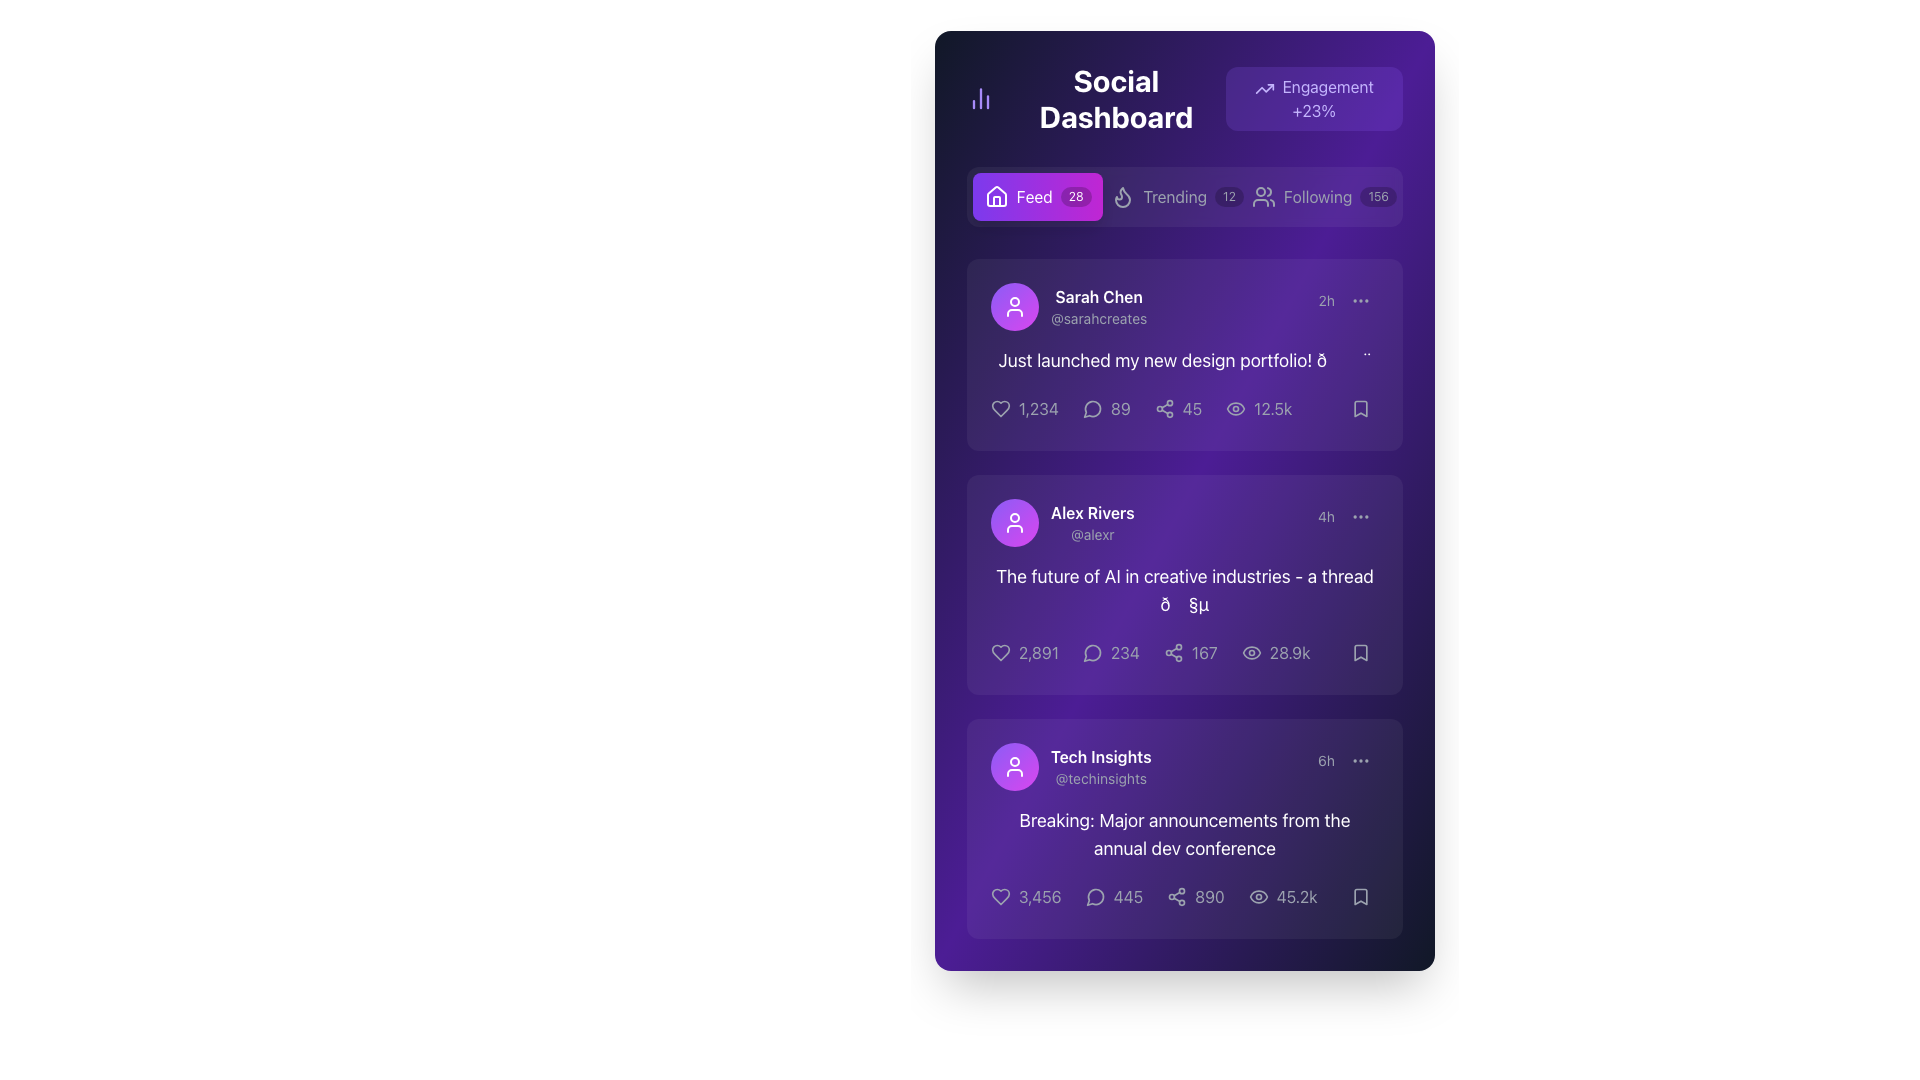  What do you see at coordinates (1185, 896) in the screenshot?
I see `the Numerical Value indicating the number of shares for the post, located in the last section of the individual post on the dashboard, specifically the fourth element in a row of icons and numbers` at bounding box center [1185, 896].